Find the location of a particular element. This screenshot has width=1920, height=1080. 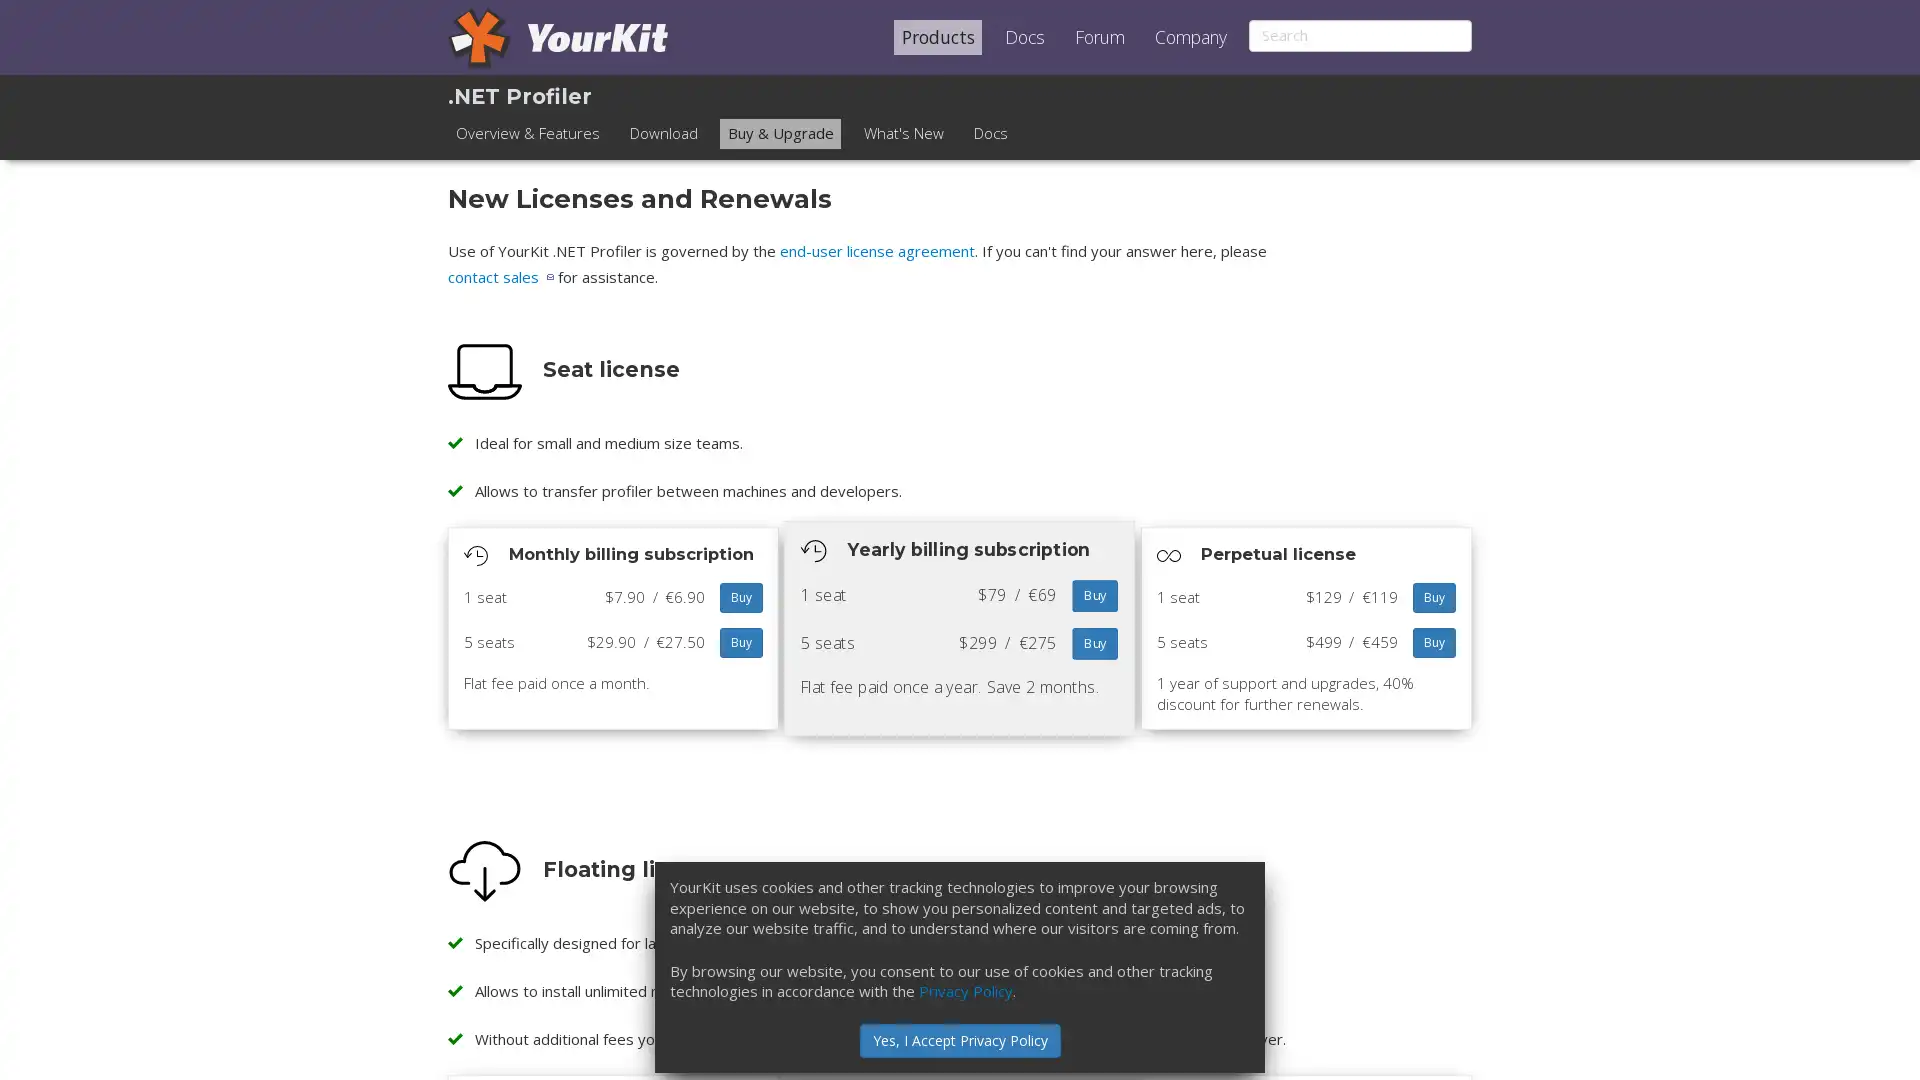

Buy is located at coordinates (1094, 644).